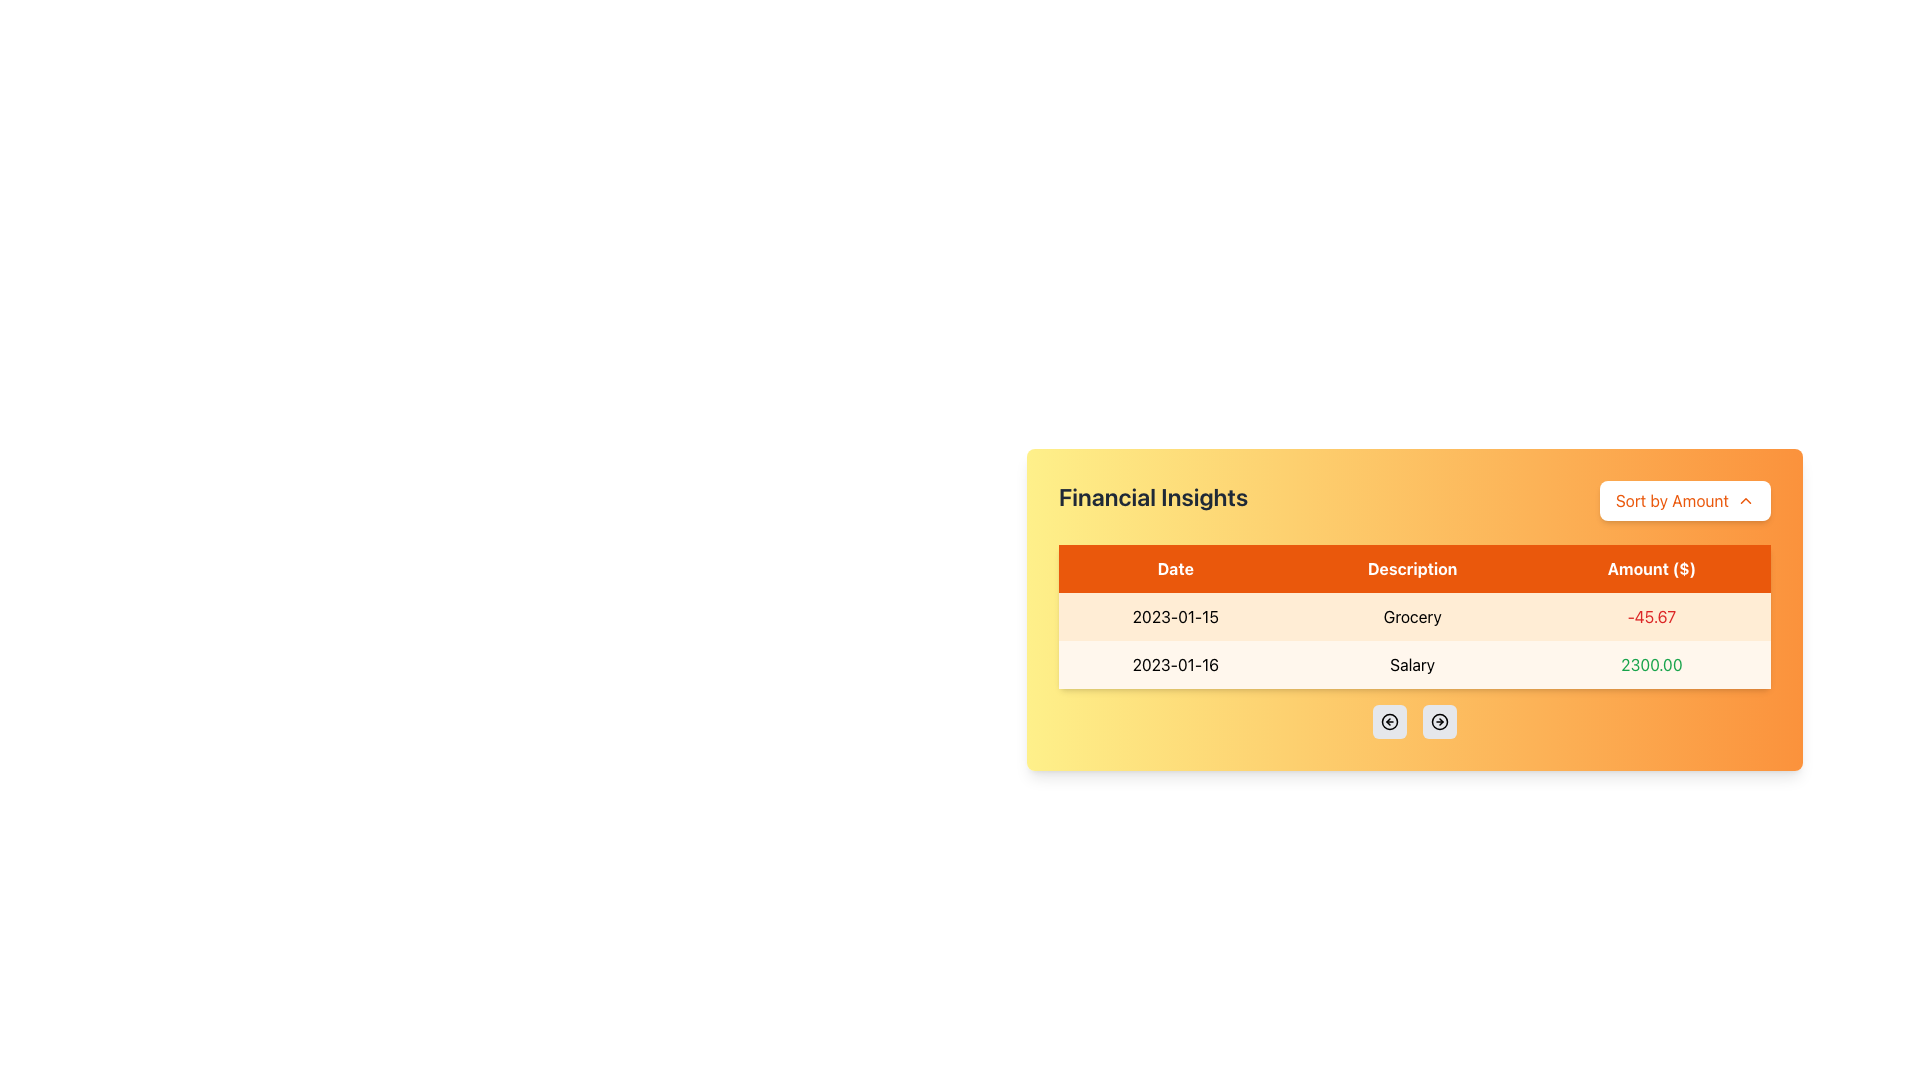  I want to click on the green text label displaying '2300.00' in the third column of the second row under the 'Amount ($)' header in the data table, so click(1651, 664).